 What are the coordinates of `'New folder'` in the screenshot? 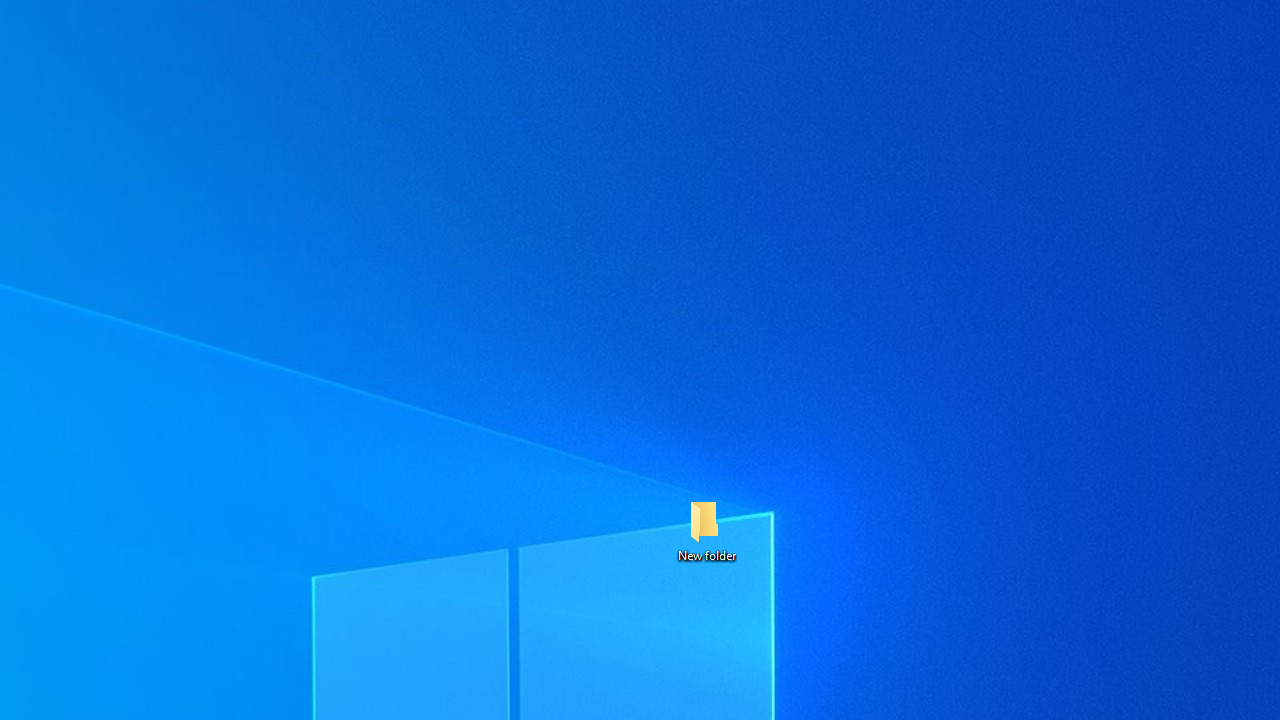 It's located at (706, 529).